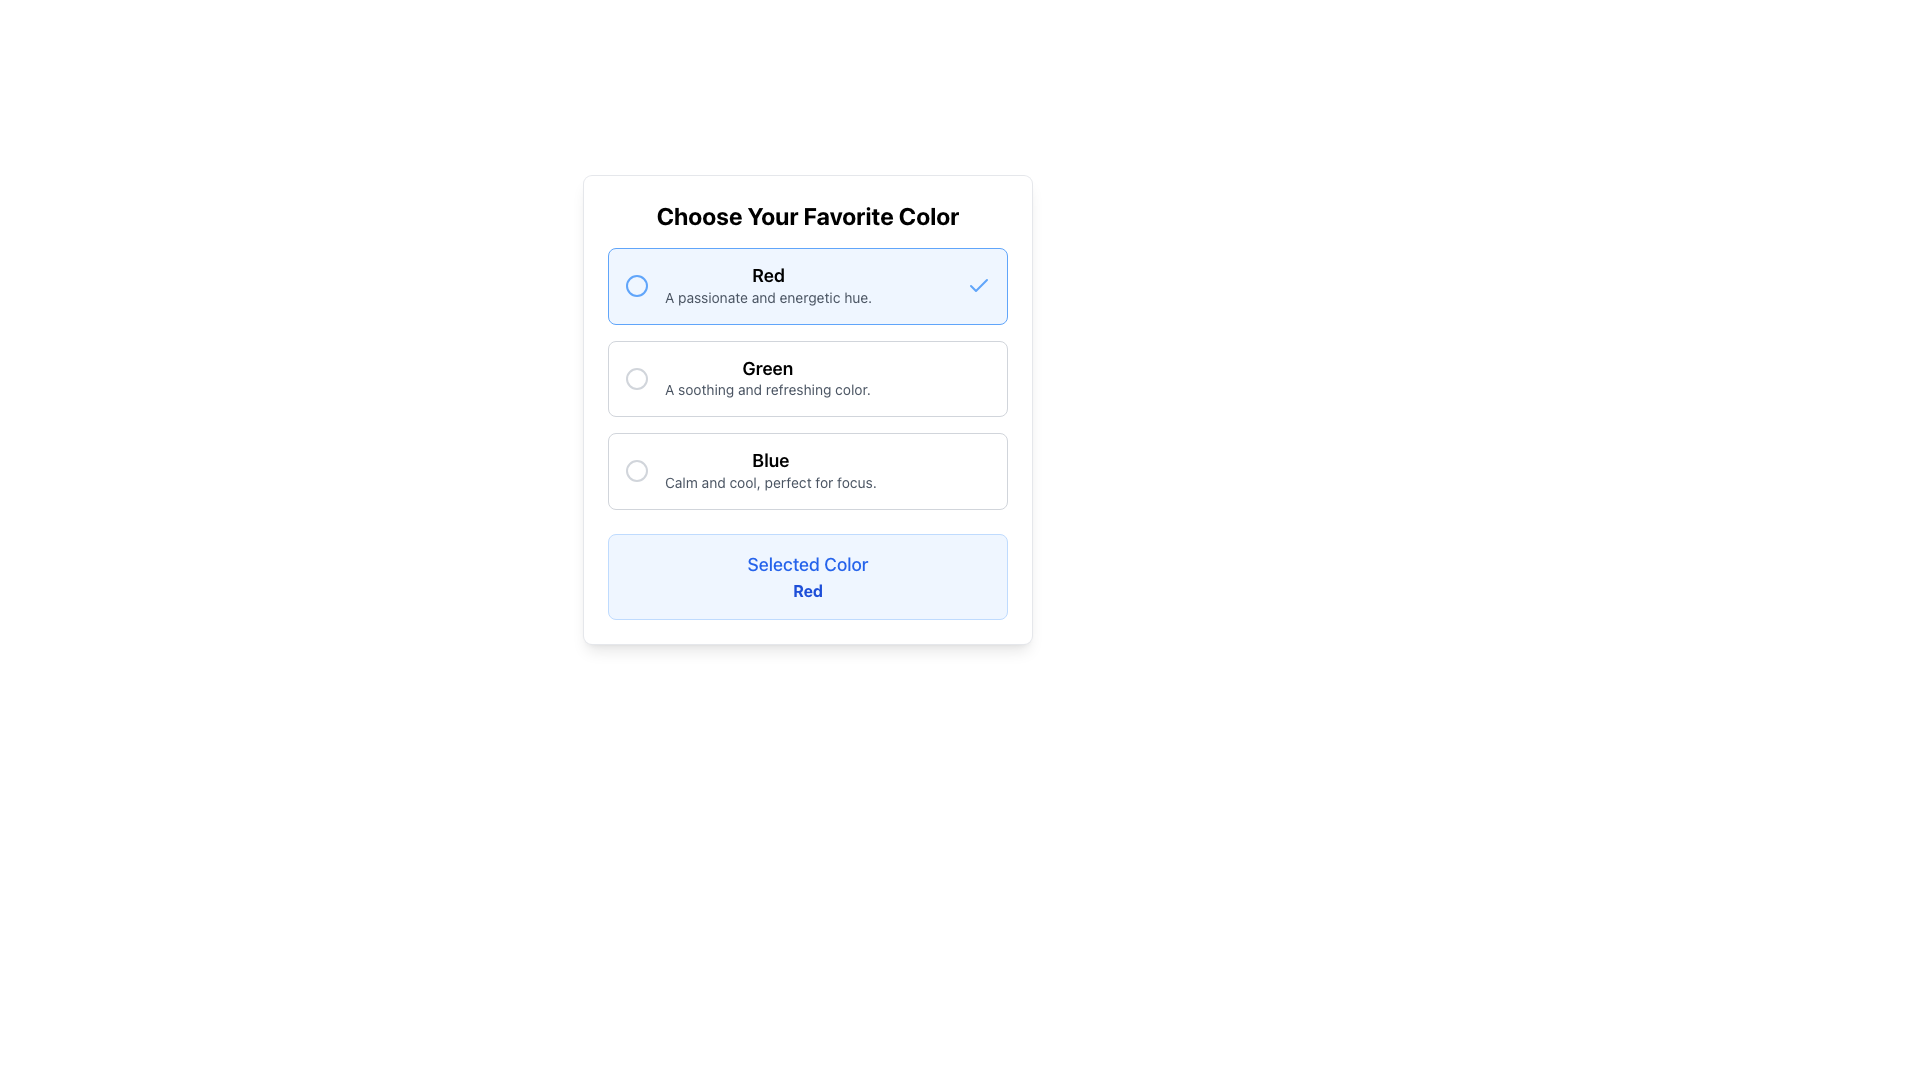  What do you see at coordinates (767, 276) in the screenshot?
I see `the title label of the selectable color option located at the top of the vertical list, which is above the descriptive text 'A passionate and energetic hue'` at bounding box center [767, 276].